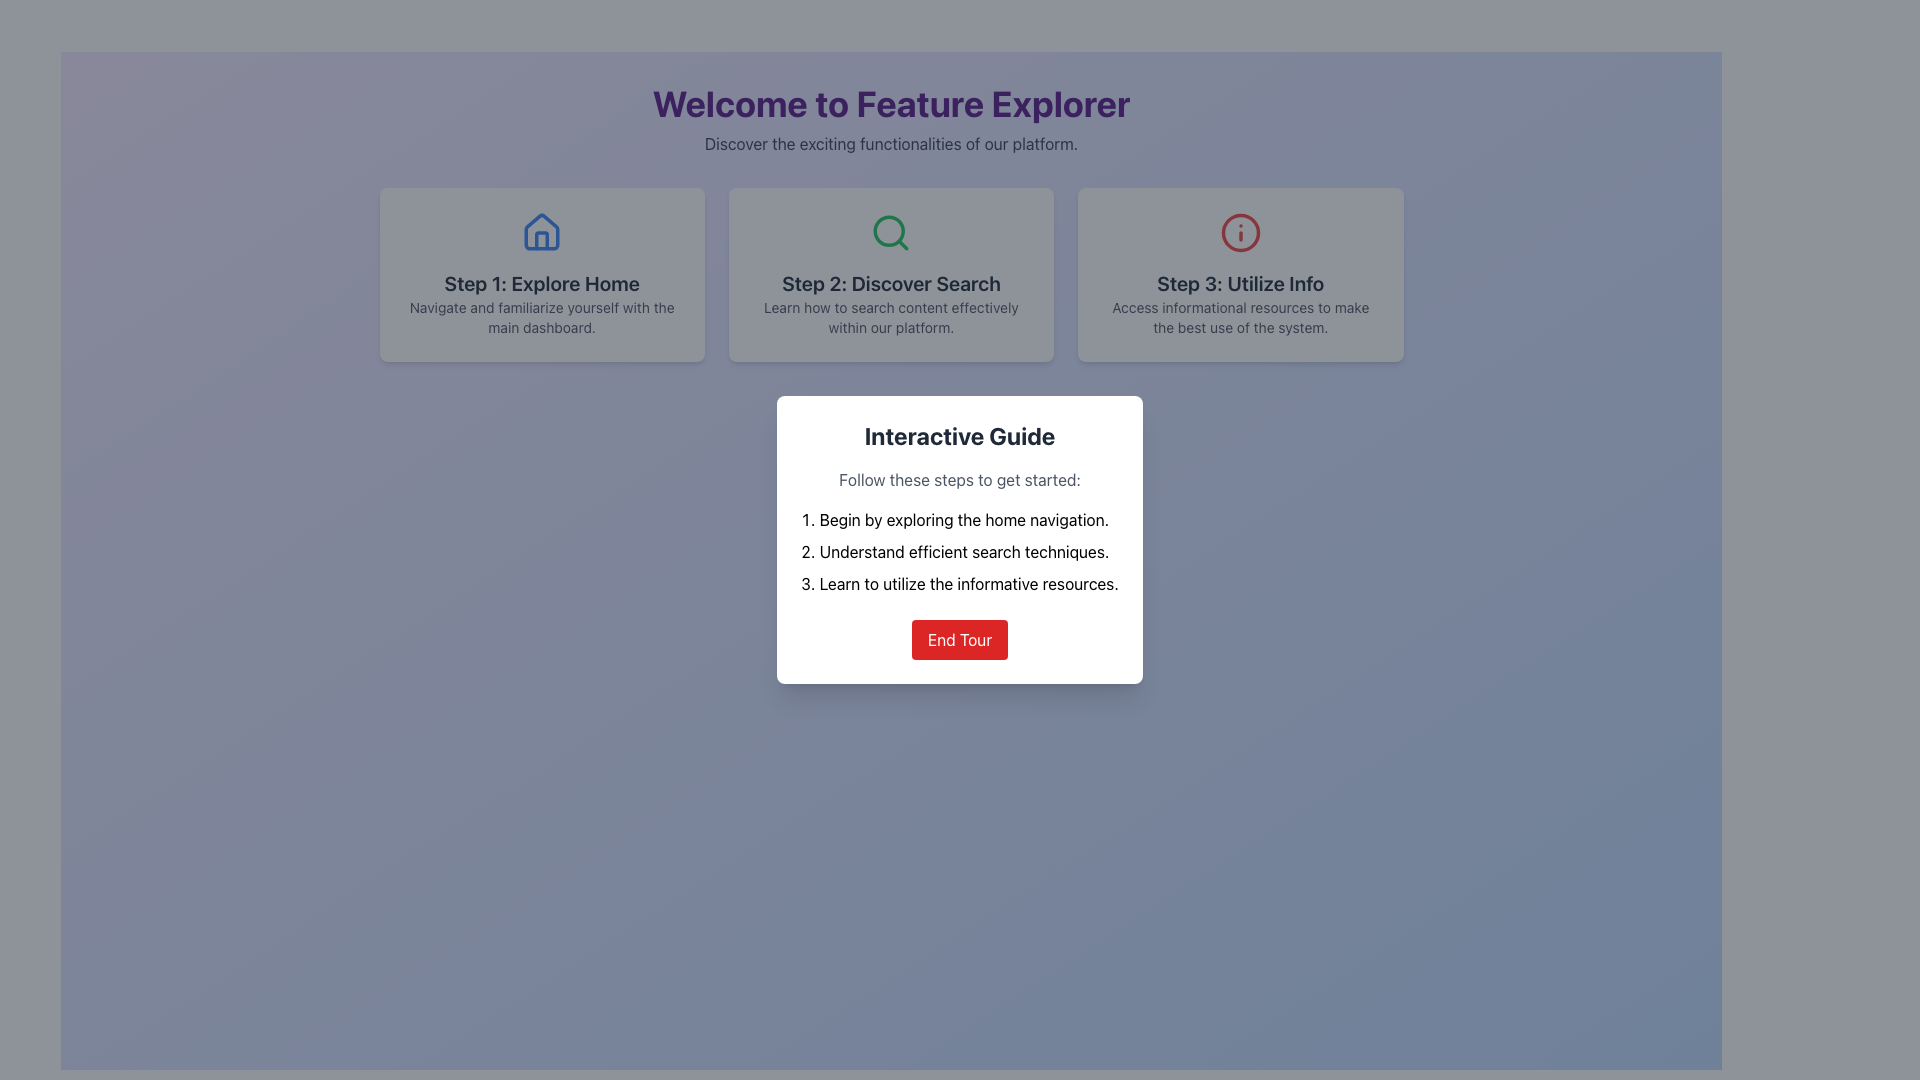 The height and width of the screenshot is (1080, 1920). I want to click on the title text element that summarizes 'Step 3: Utilize Info', located centrally within the card layout, directly beneath an informational icon, so click(1239, 284).